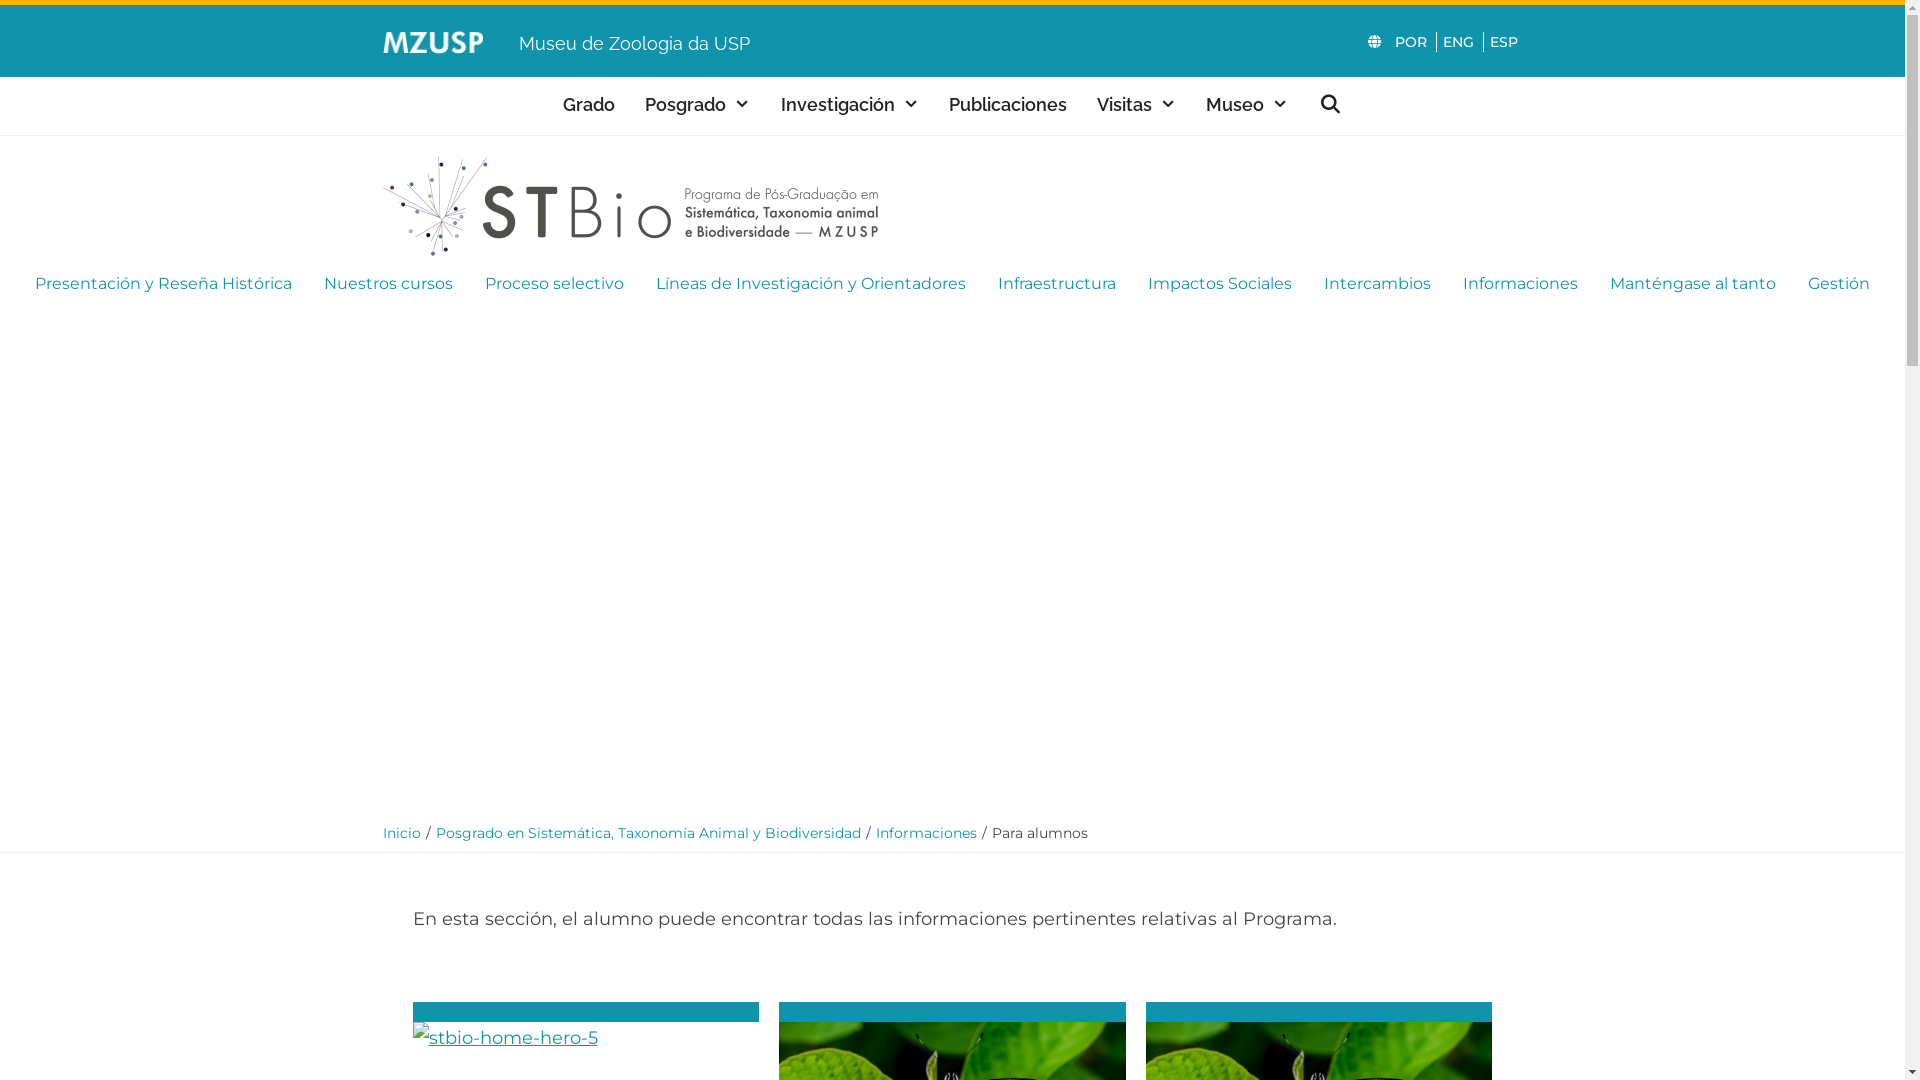 This screenshot has height=1080, width=1920. I want to click on 'Visitas', so click(1096, 106).